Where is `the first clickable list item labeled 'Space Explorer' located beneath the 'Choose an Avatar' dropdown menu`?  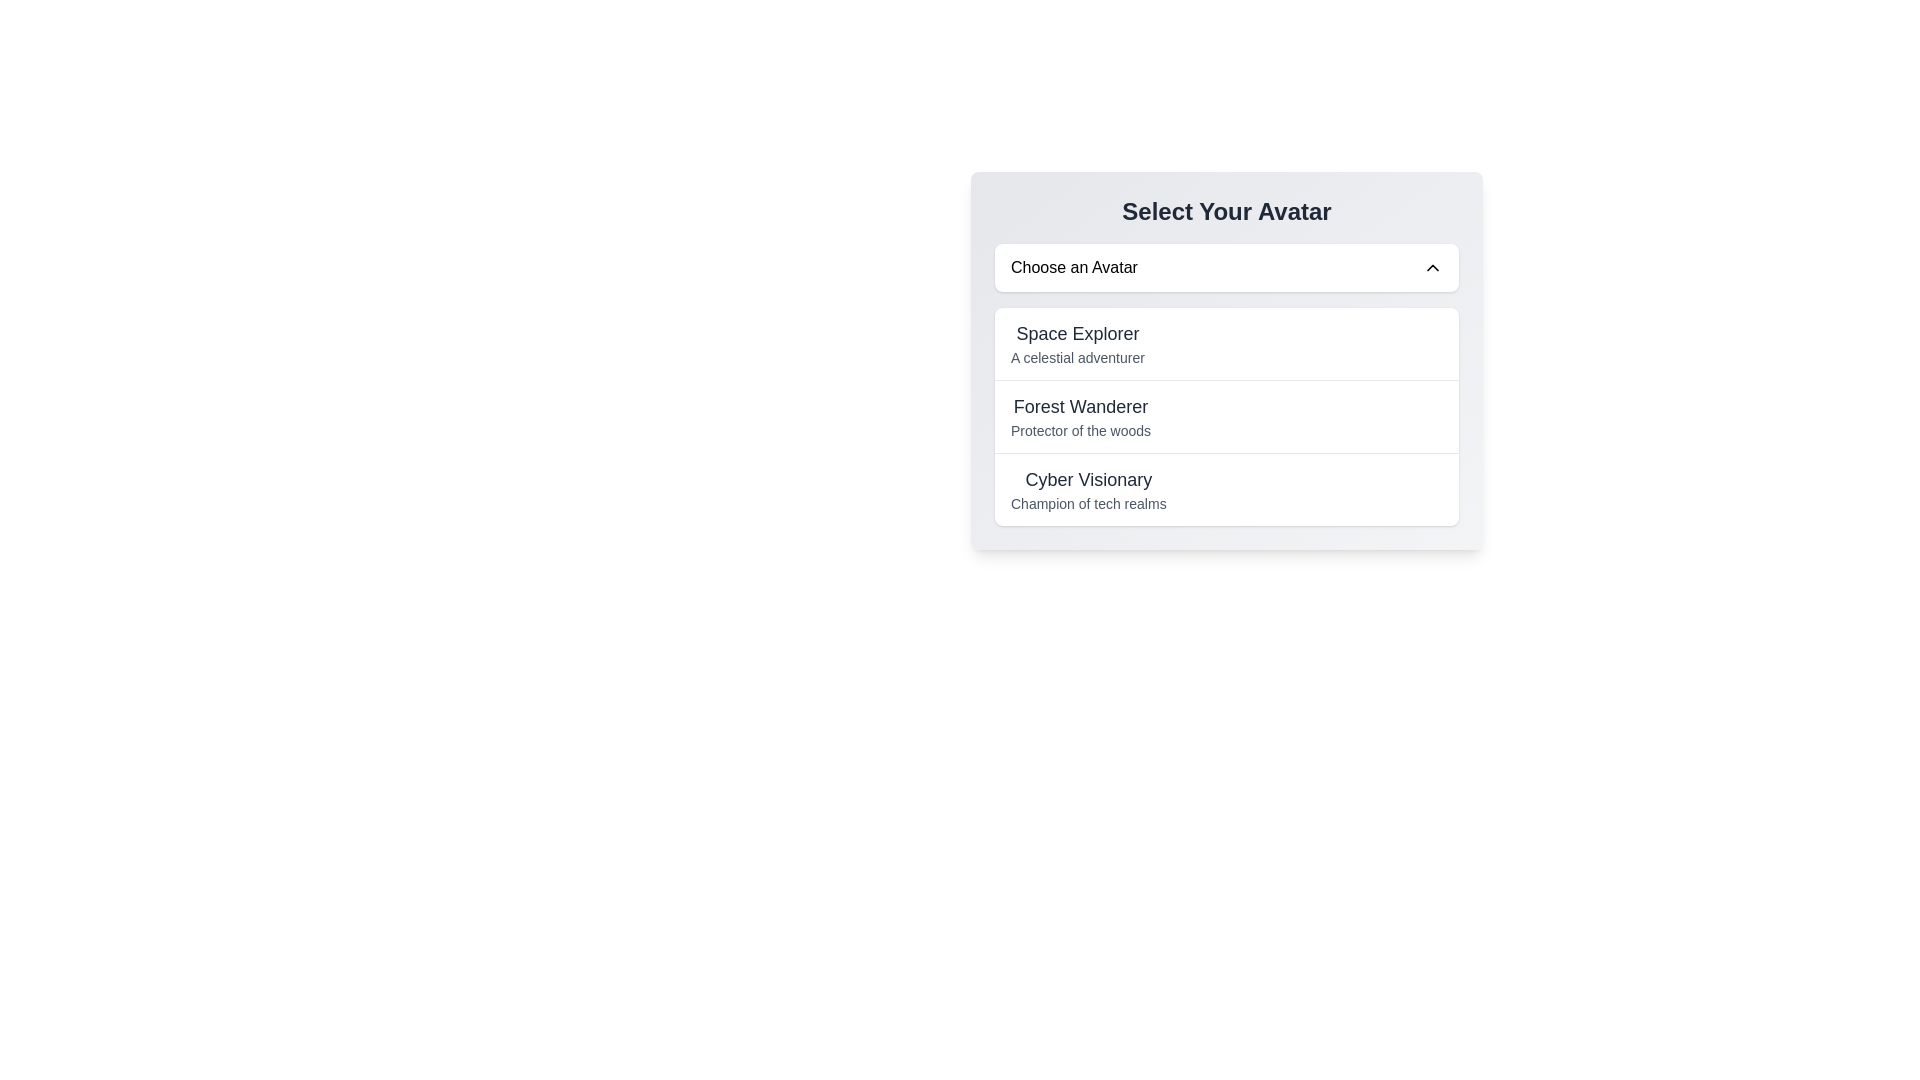 the first clickable list item labeled 'Space Explorer' located beneath the 'Choose an Avatar' dropdown menu is located at coordinates (1226, 342).